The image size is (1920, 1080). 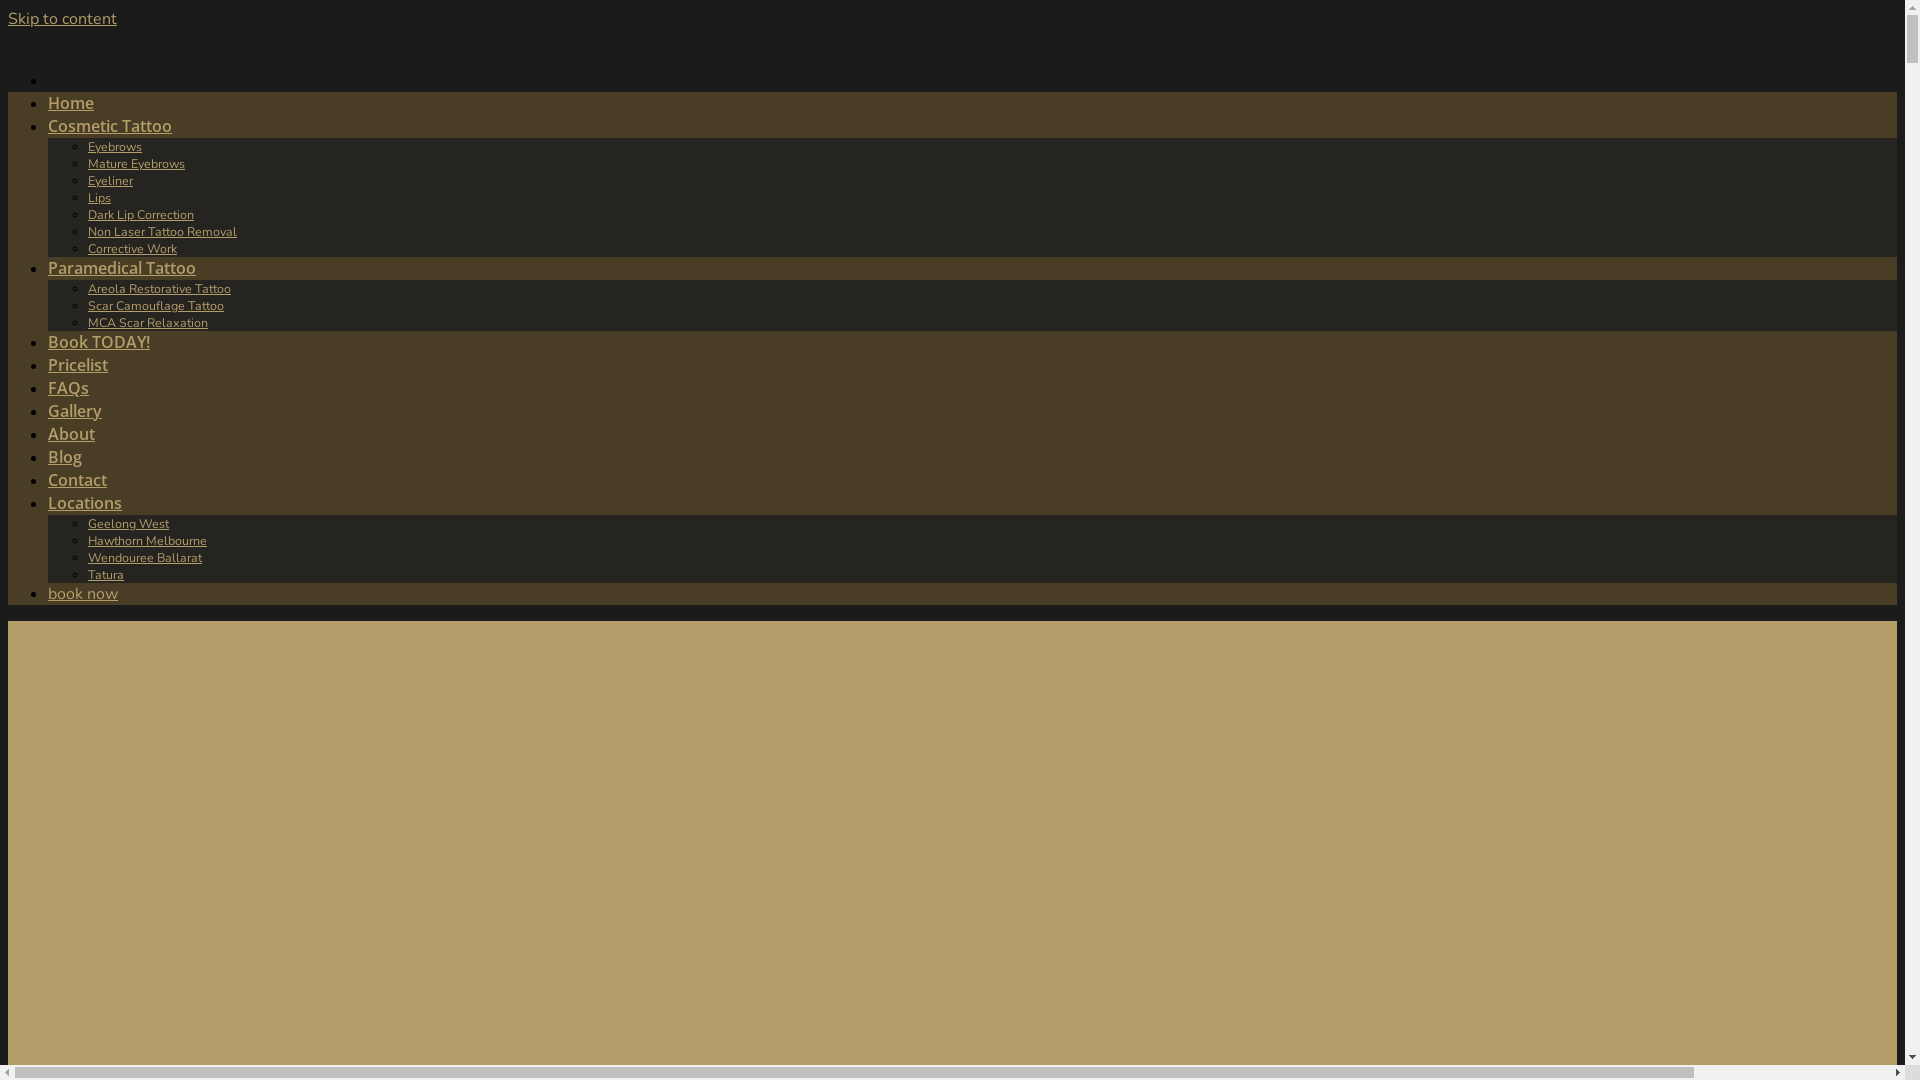 I want to click on 'Paramedical Tattoo', so click(x=120, y=266).